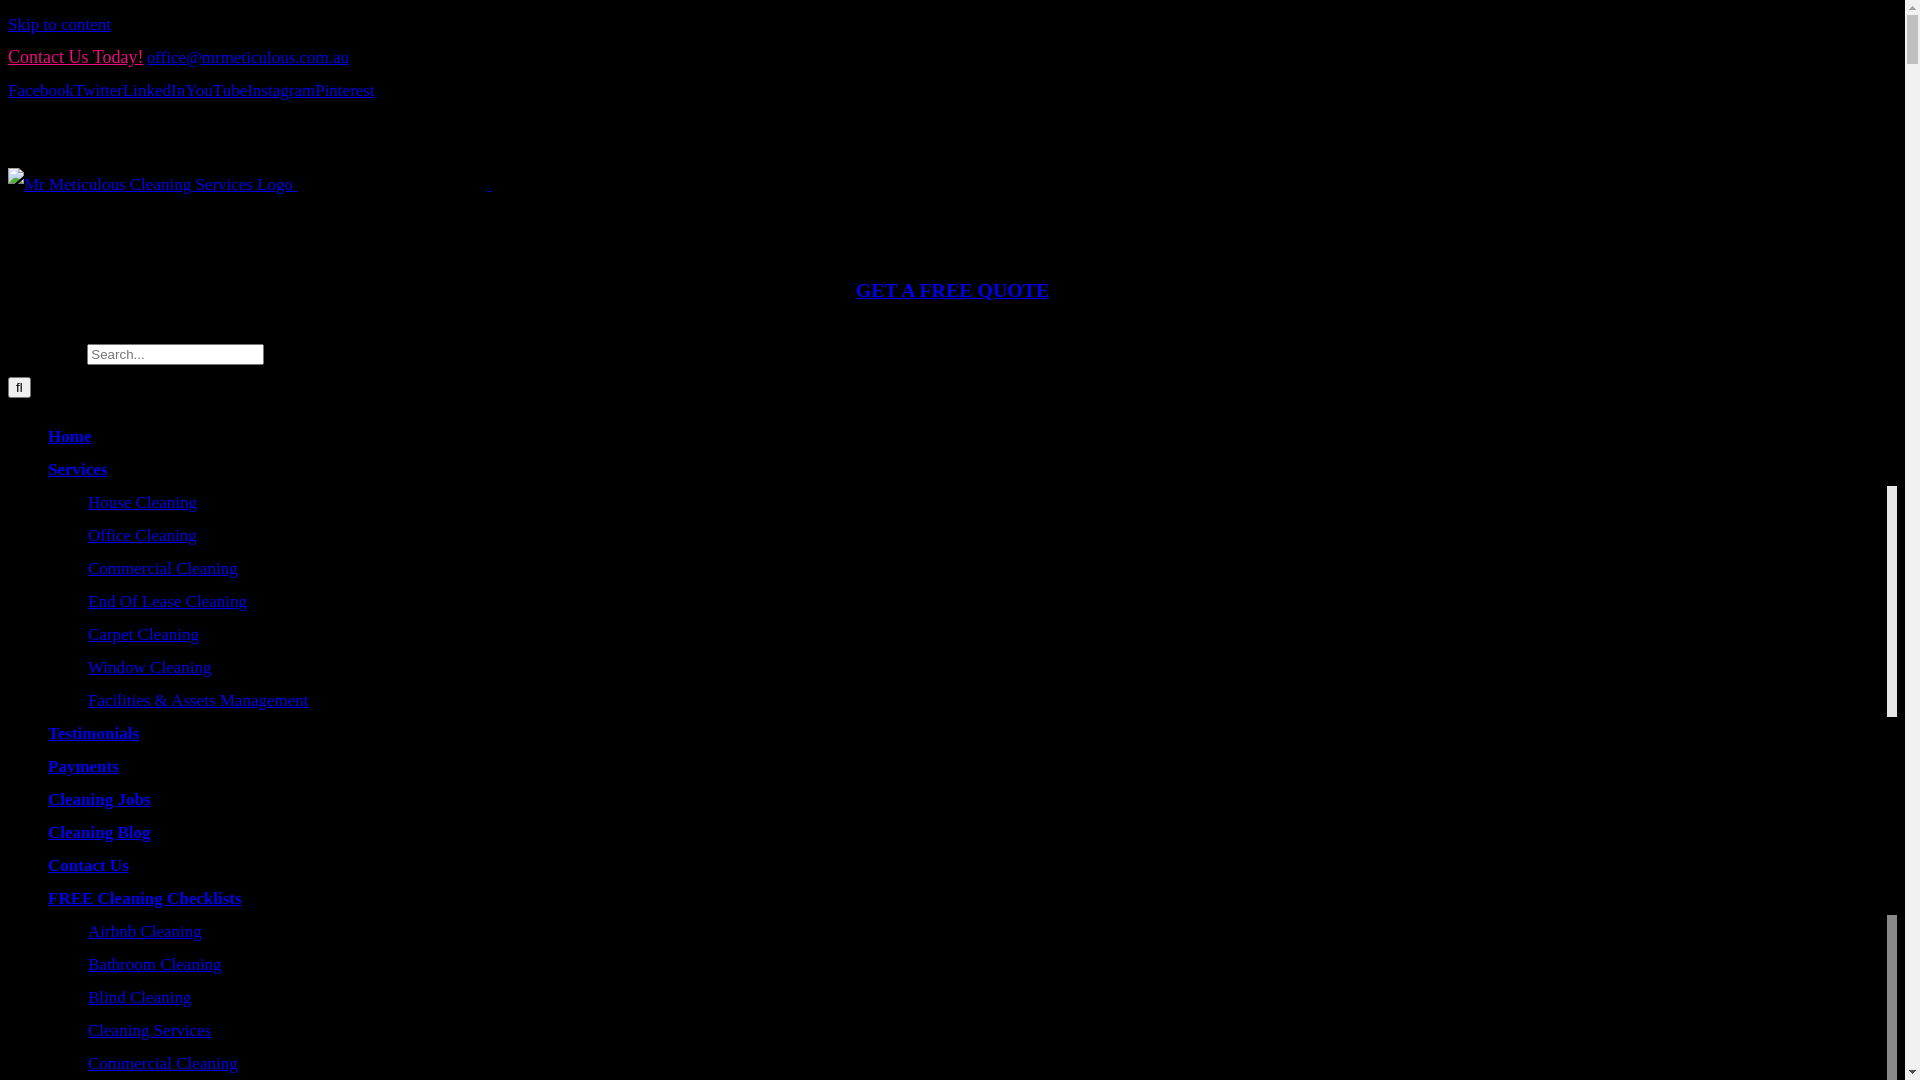  Describe the element at coordinates (86, 1030) in the screenshot. I see `'Cleaning Services'` at that location.